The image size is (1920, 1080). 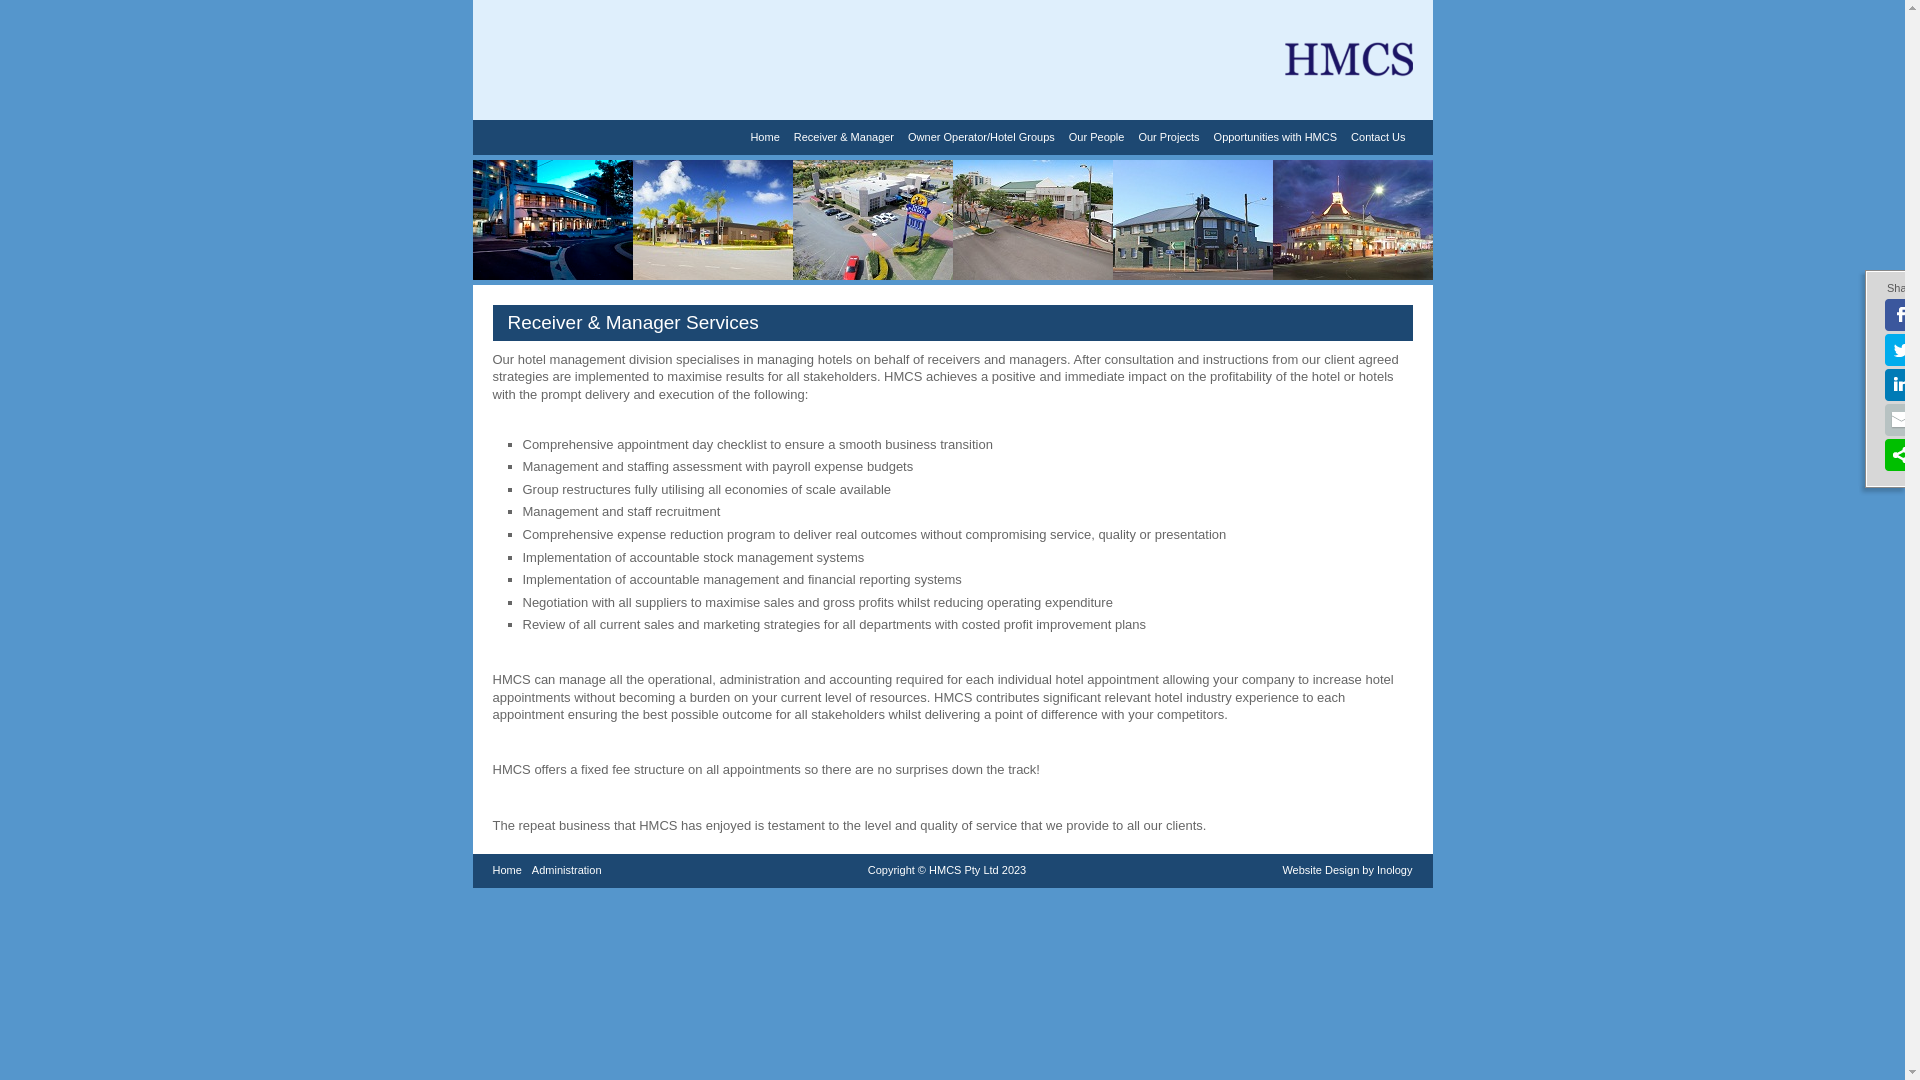 What do you see at coordinates (1320, 869) in the screenshot?
I see `'Website Design'` at bounding box center [1320, 869].